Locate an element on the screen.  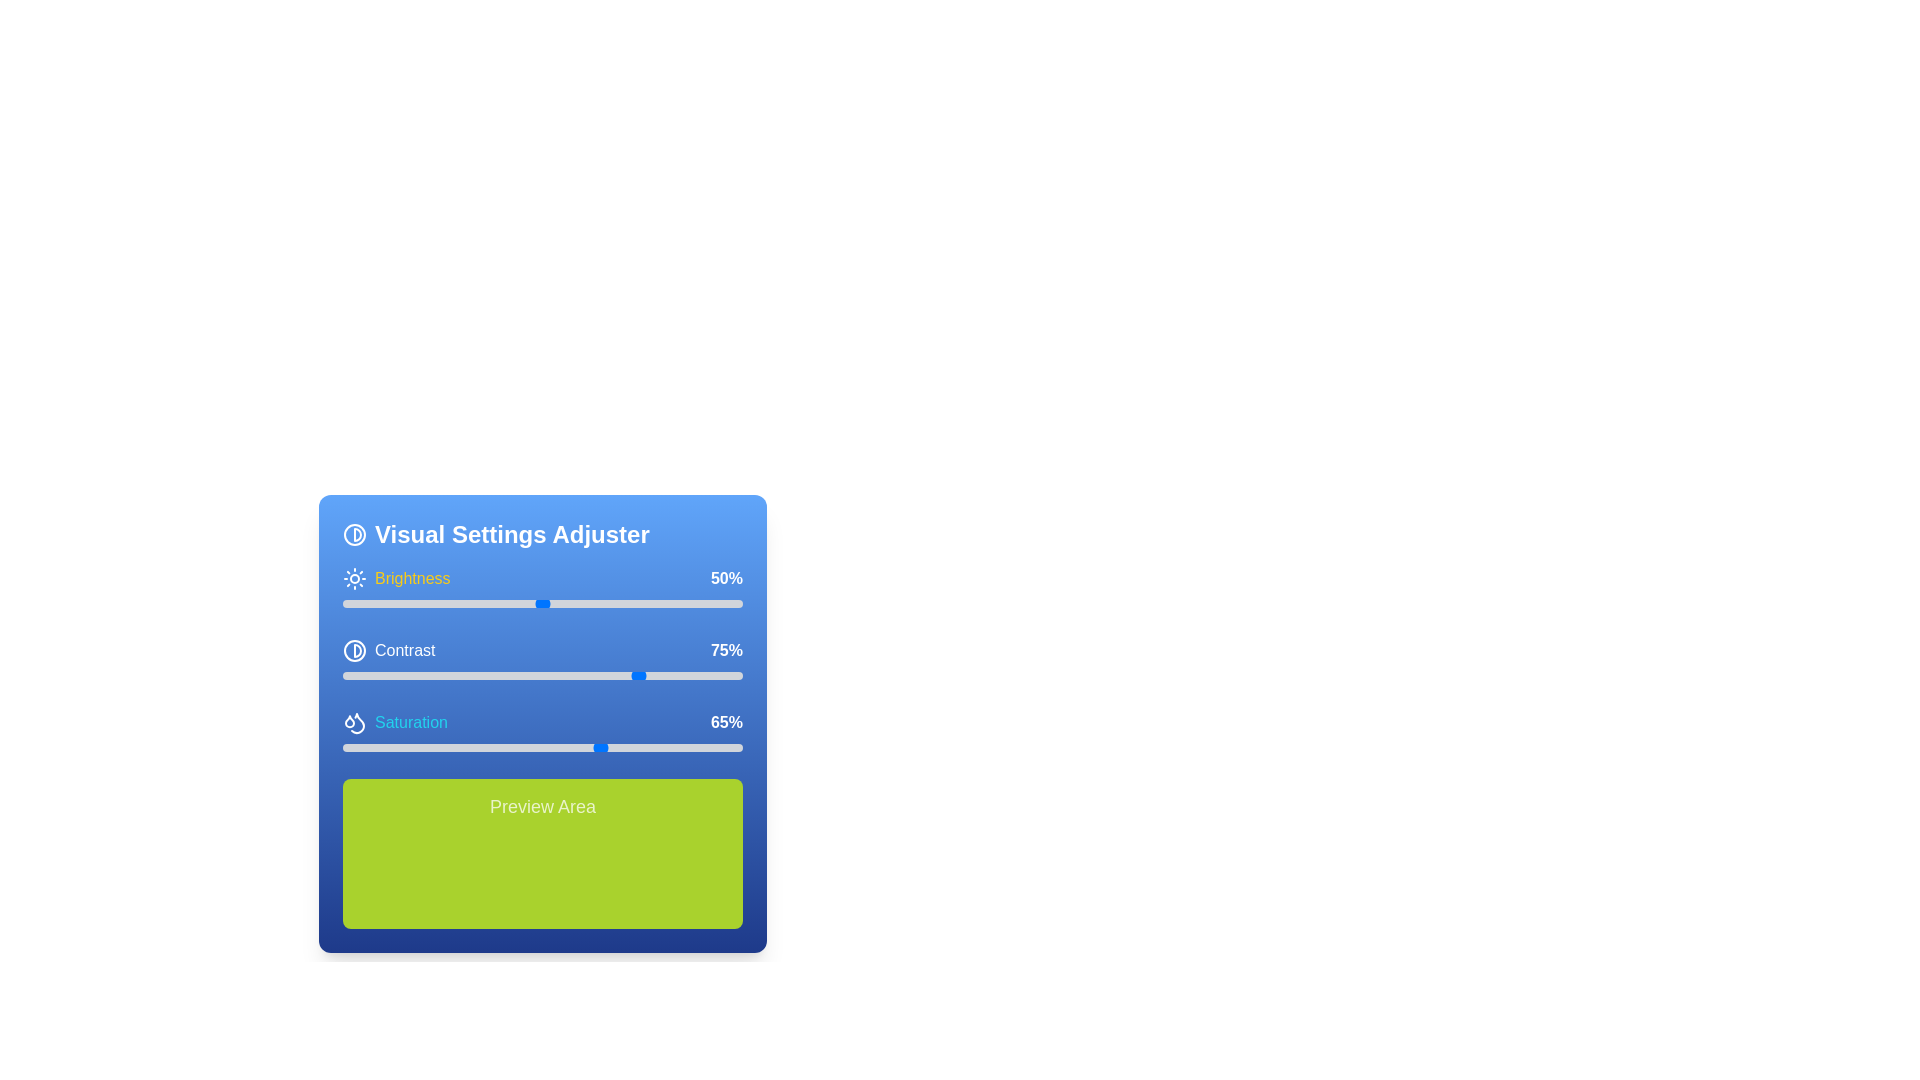
the contrast value is located at coordinates (589, 675).